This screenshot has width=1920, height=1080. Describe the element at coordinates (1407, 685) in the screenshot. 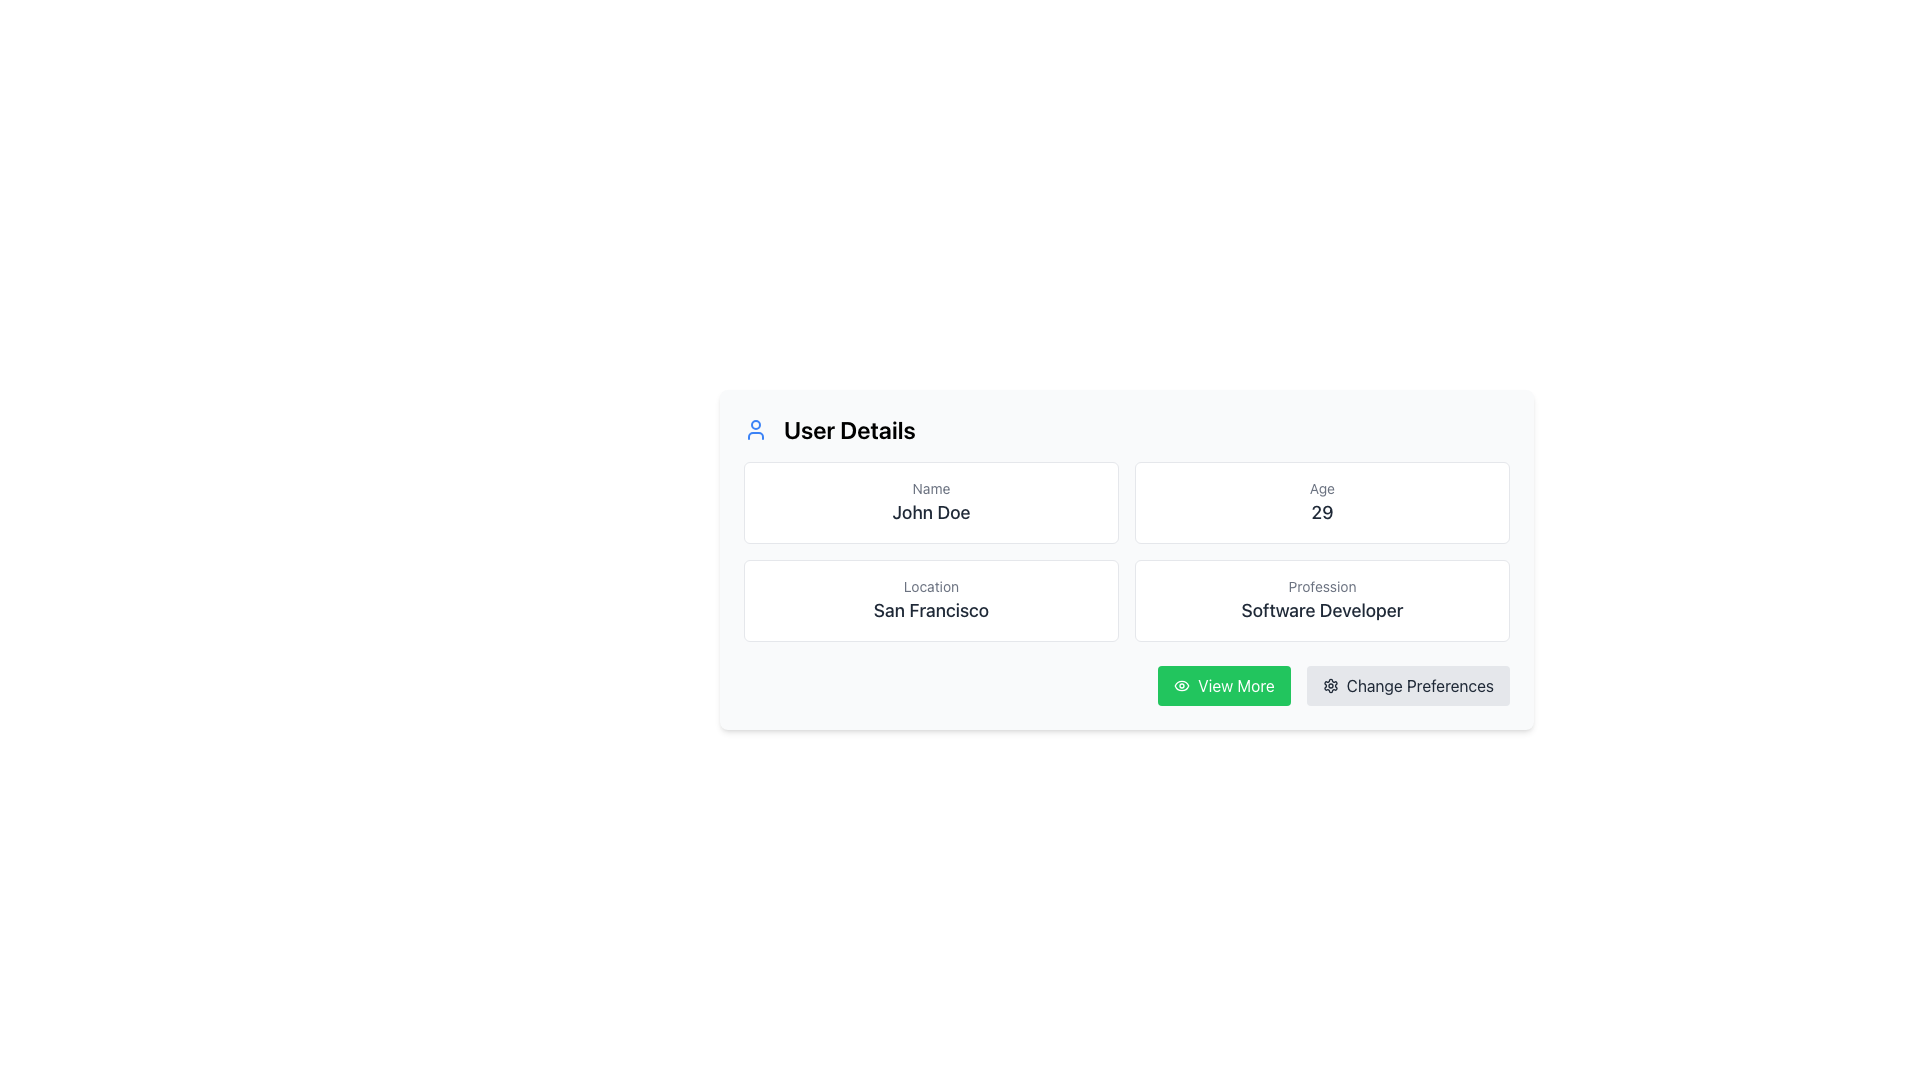

I see `the 'Change Preferences' button, which is styled with a light gray background and dark gray text, and includes a gear icon to the left of the text` at that location.